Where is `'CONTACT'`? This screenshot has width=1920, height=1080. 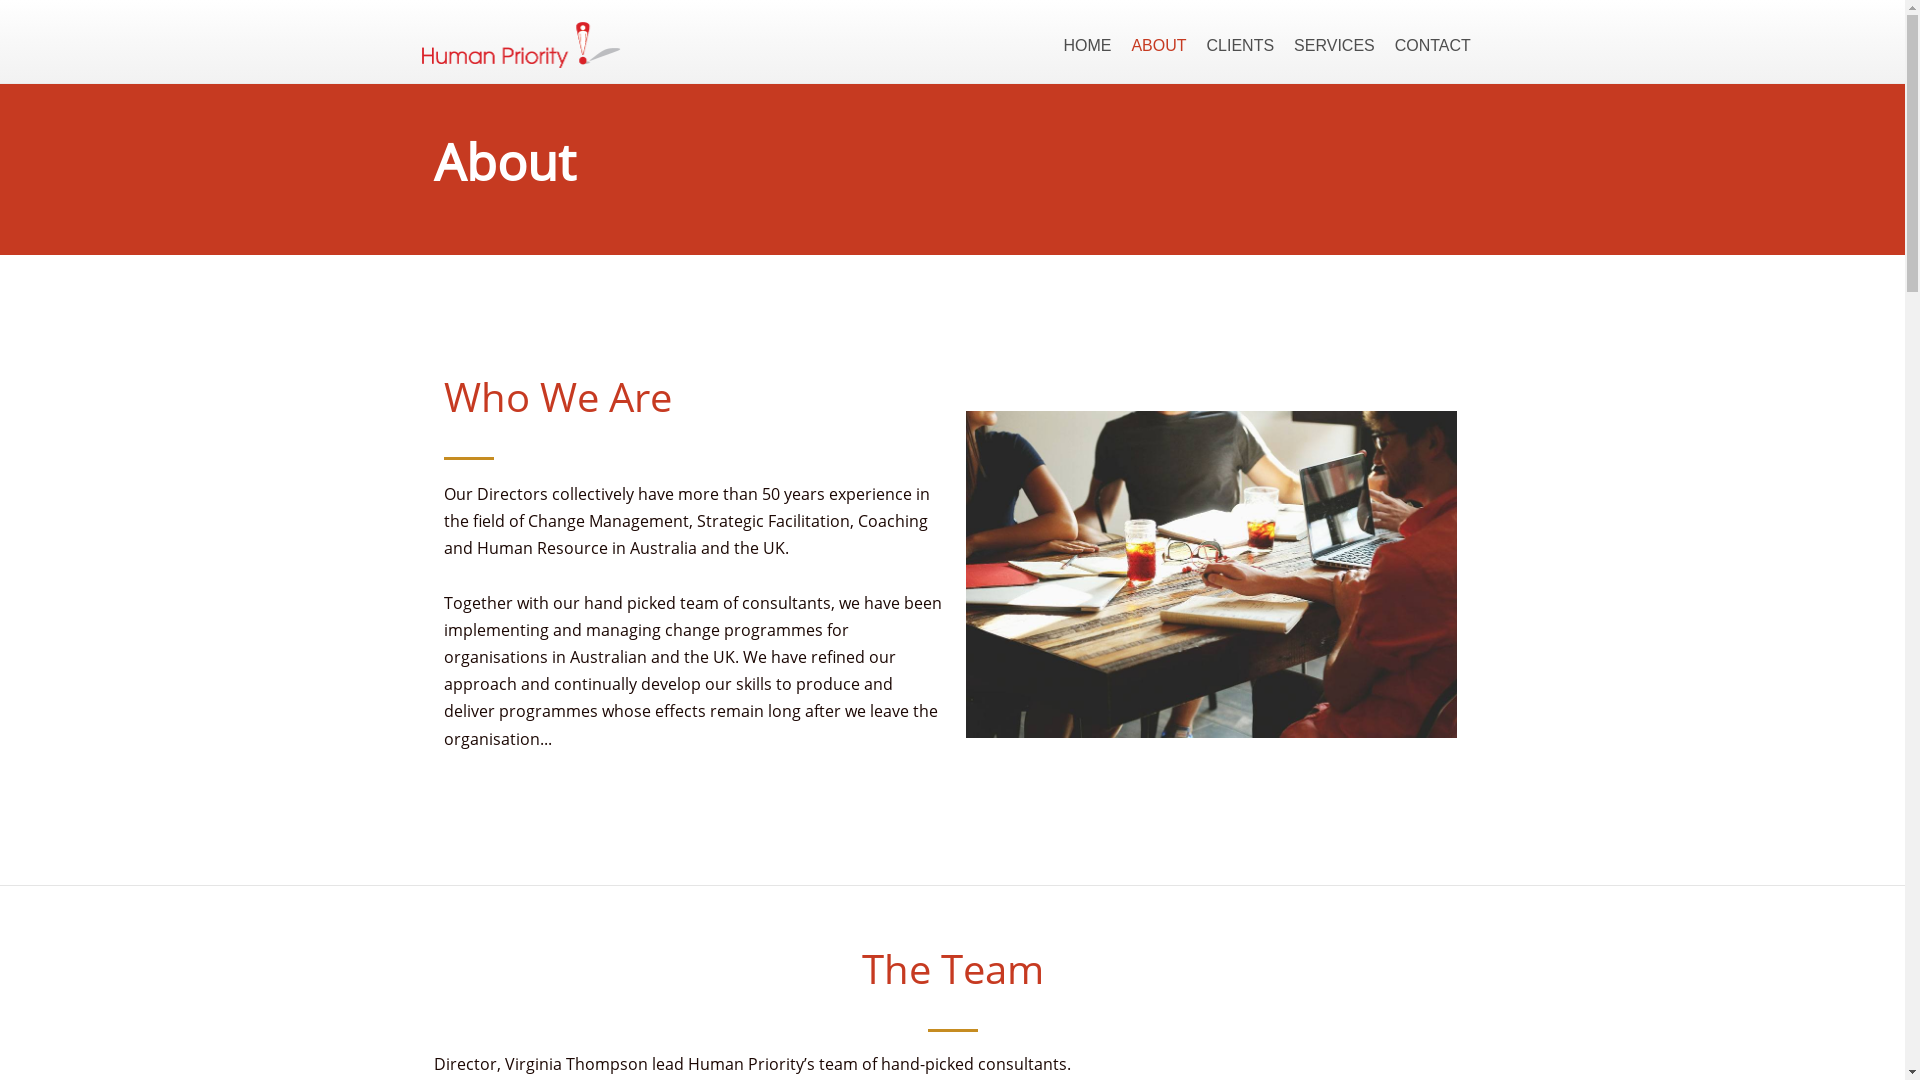 'CONTACT' is located at coordinates (1432, 45).